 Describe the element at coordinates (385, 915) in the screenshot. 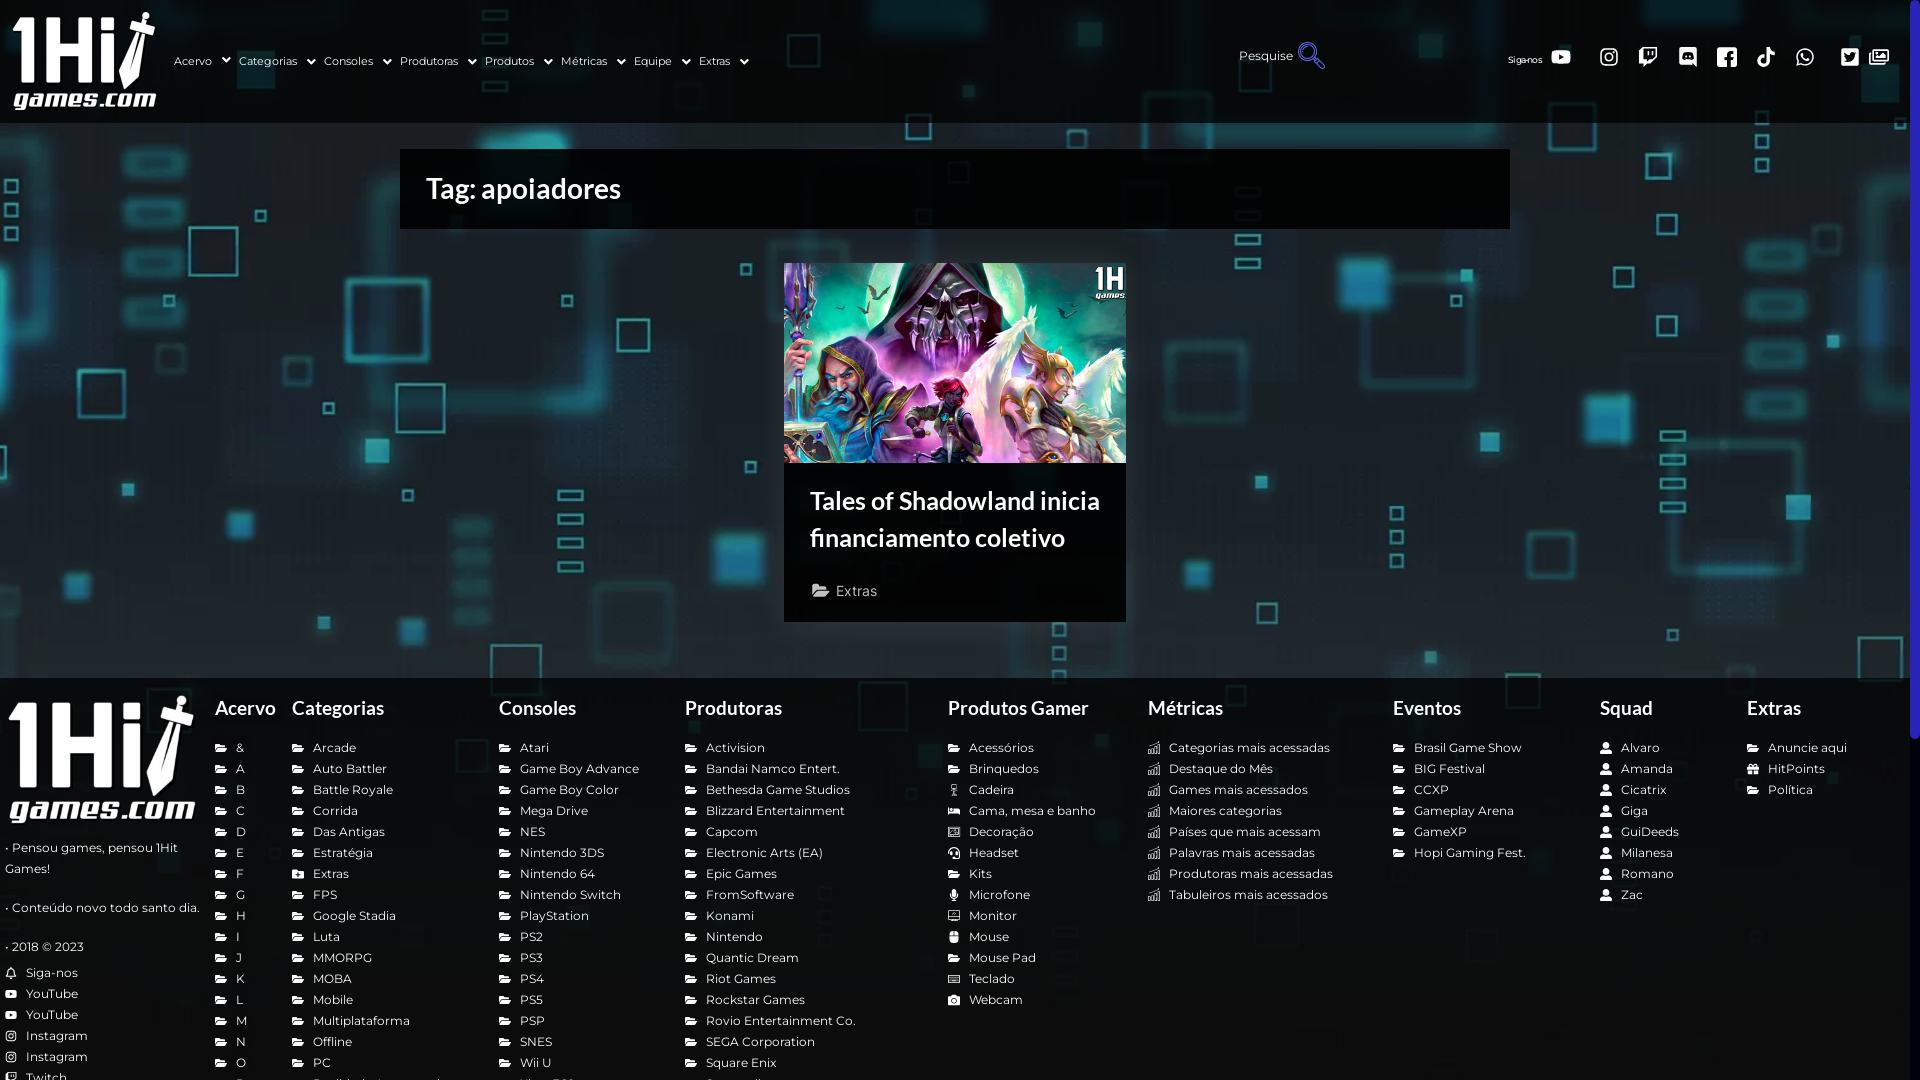

I see `'Google Stadia'` at that location.